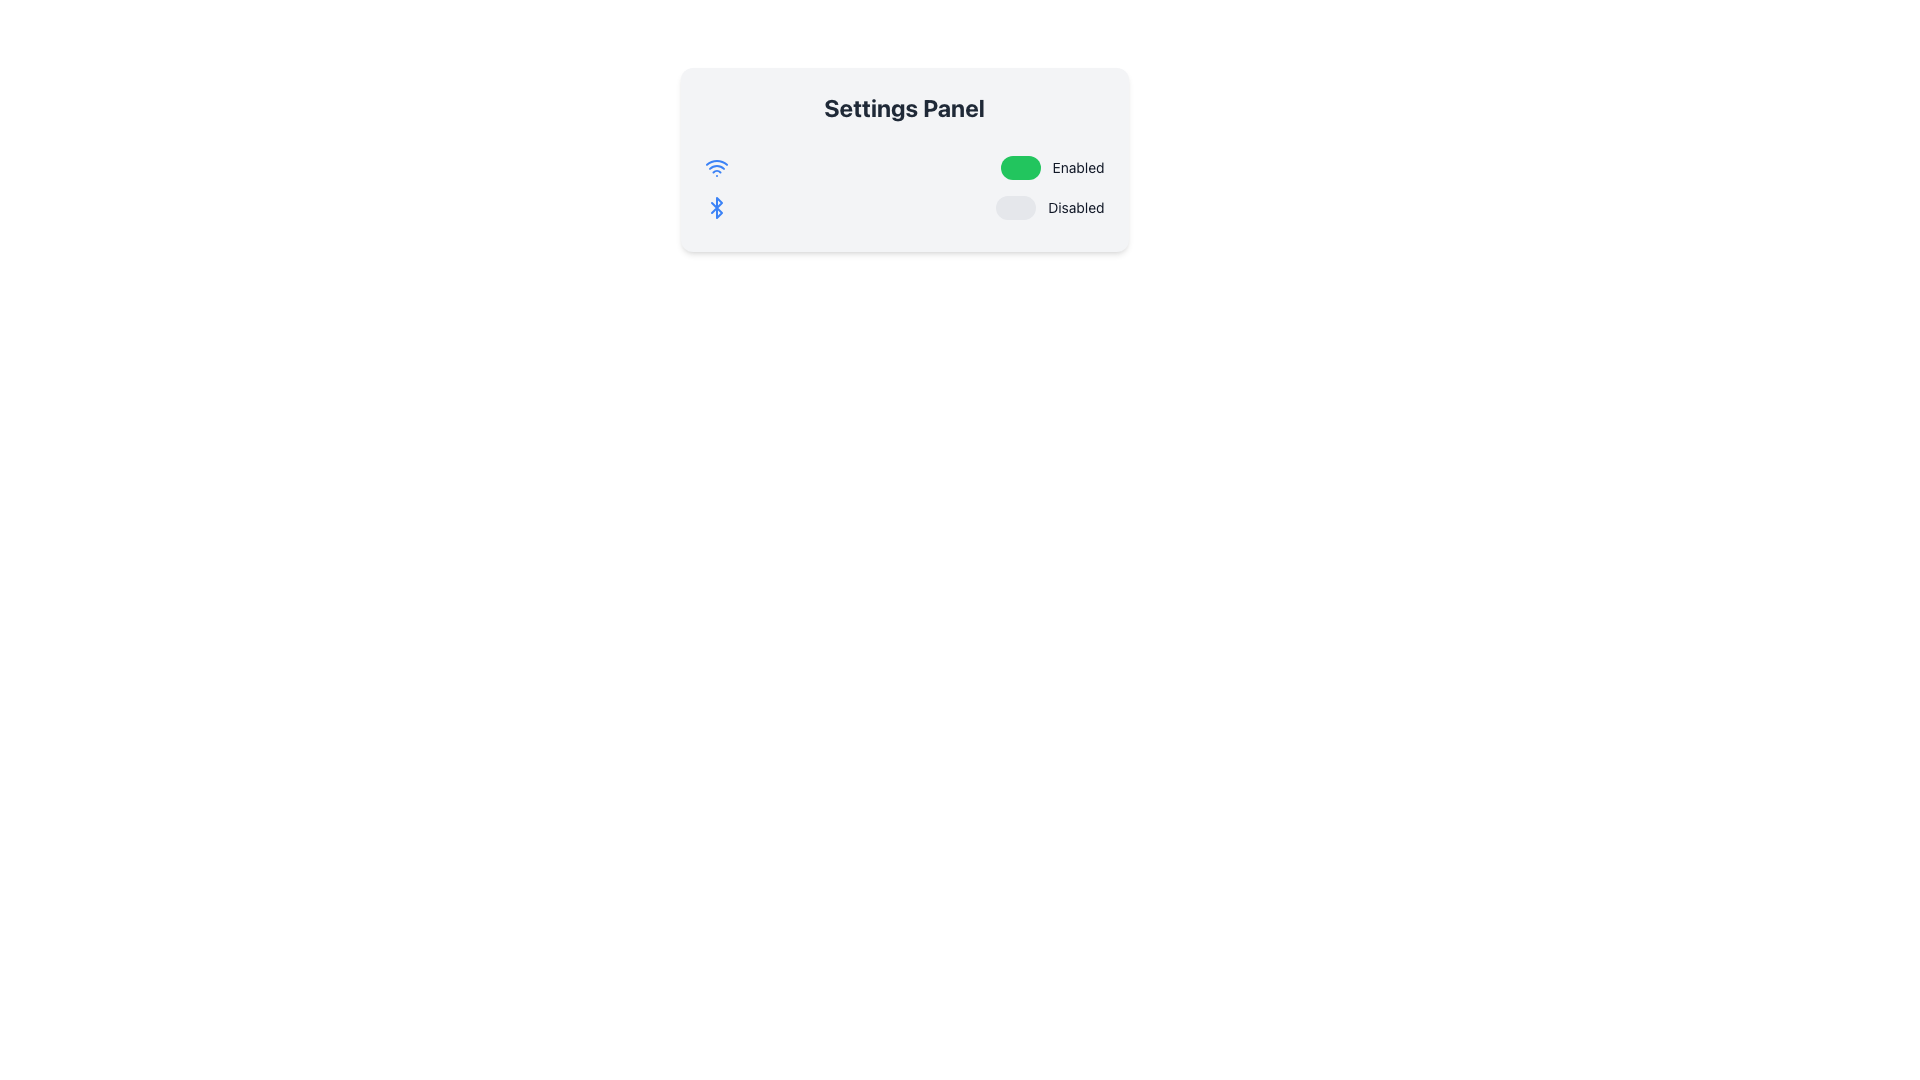  What do you see at coordinates (716, 208) in the screenshot?
I see `the Bluetooth icon located as the second icon in the left column of the settings panel, positioned below the Wi-Fi symbol` at bounding box center [716, 208].